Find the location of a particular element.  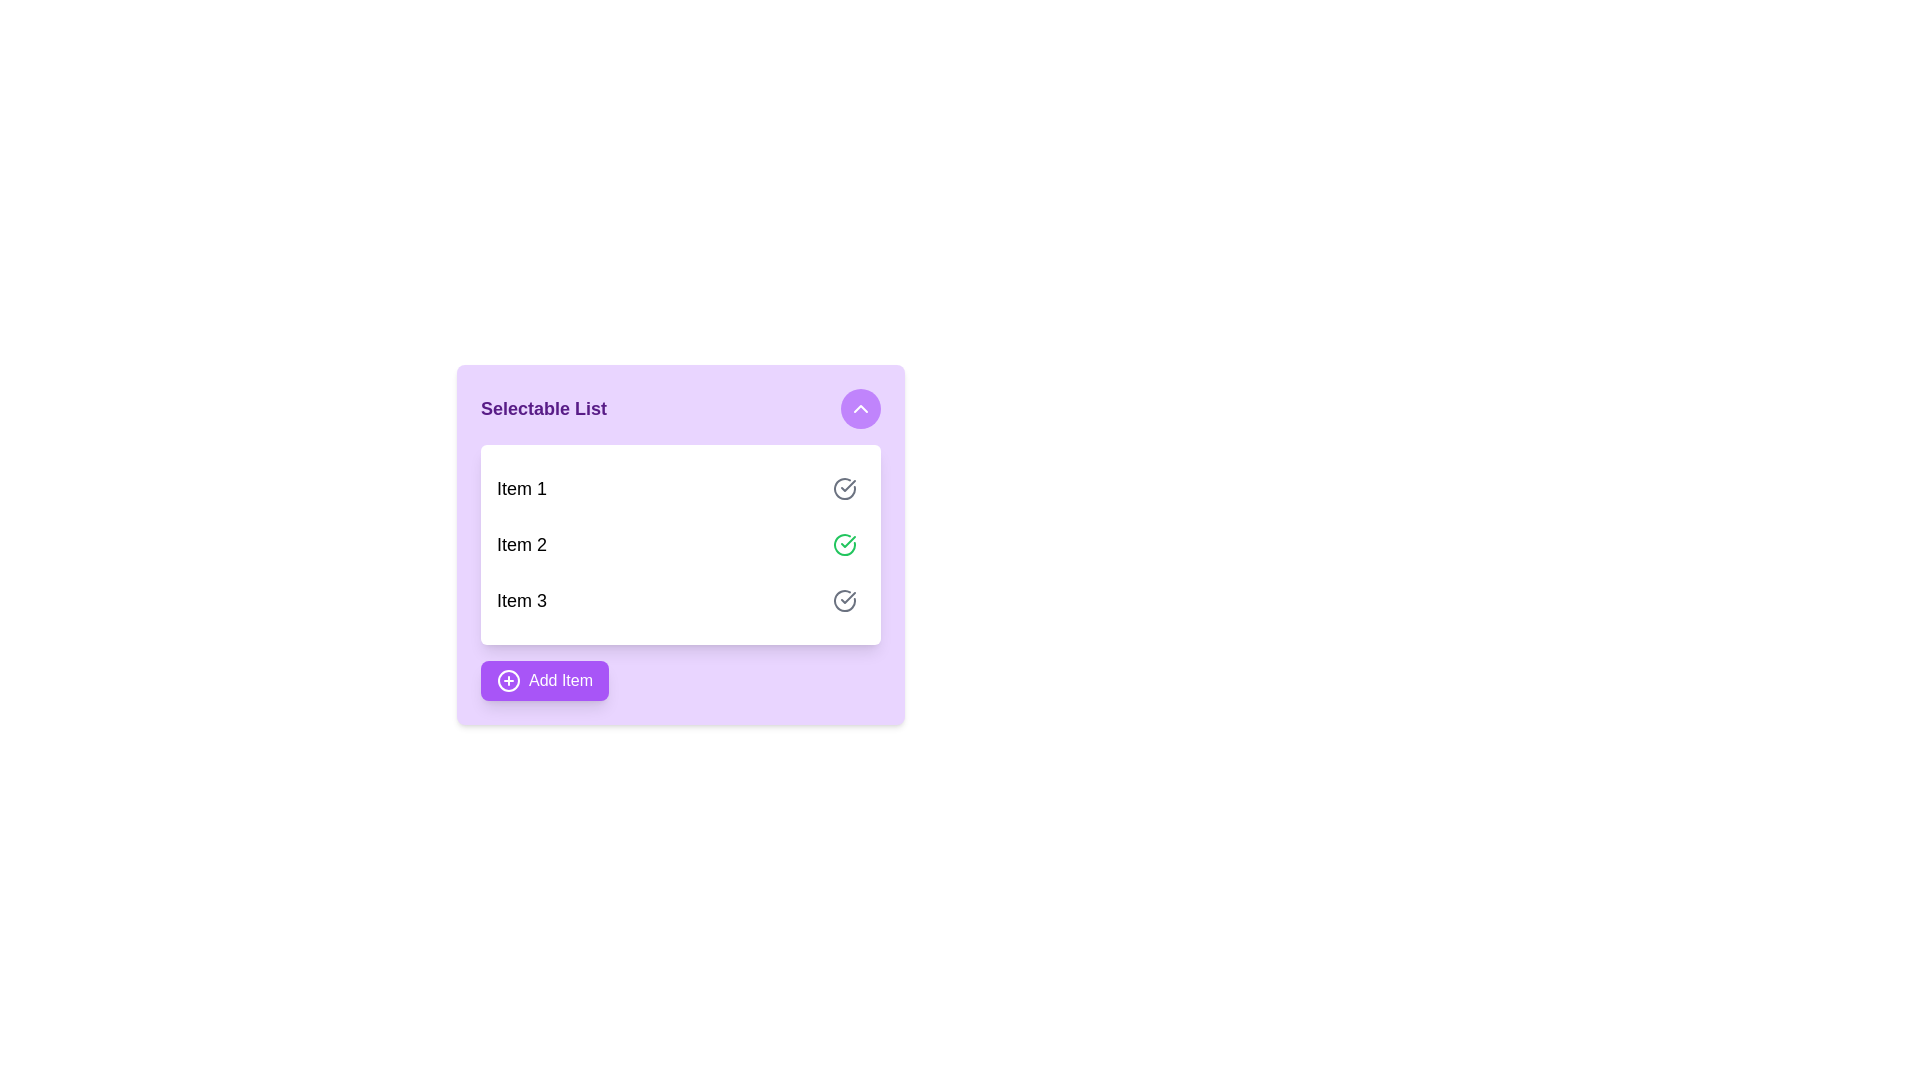

the icon button located to the far right of the row labeled 'Item 3' is located at coordinates (844, 600).